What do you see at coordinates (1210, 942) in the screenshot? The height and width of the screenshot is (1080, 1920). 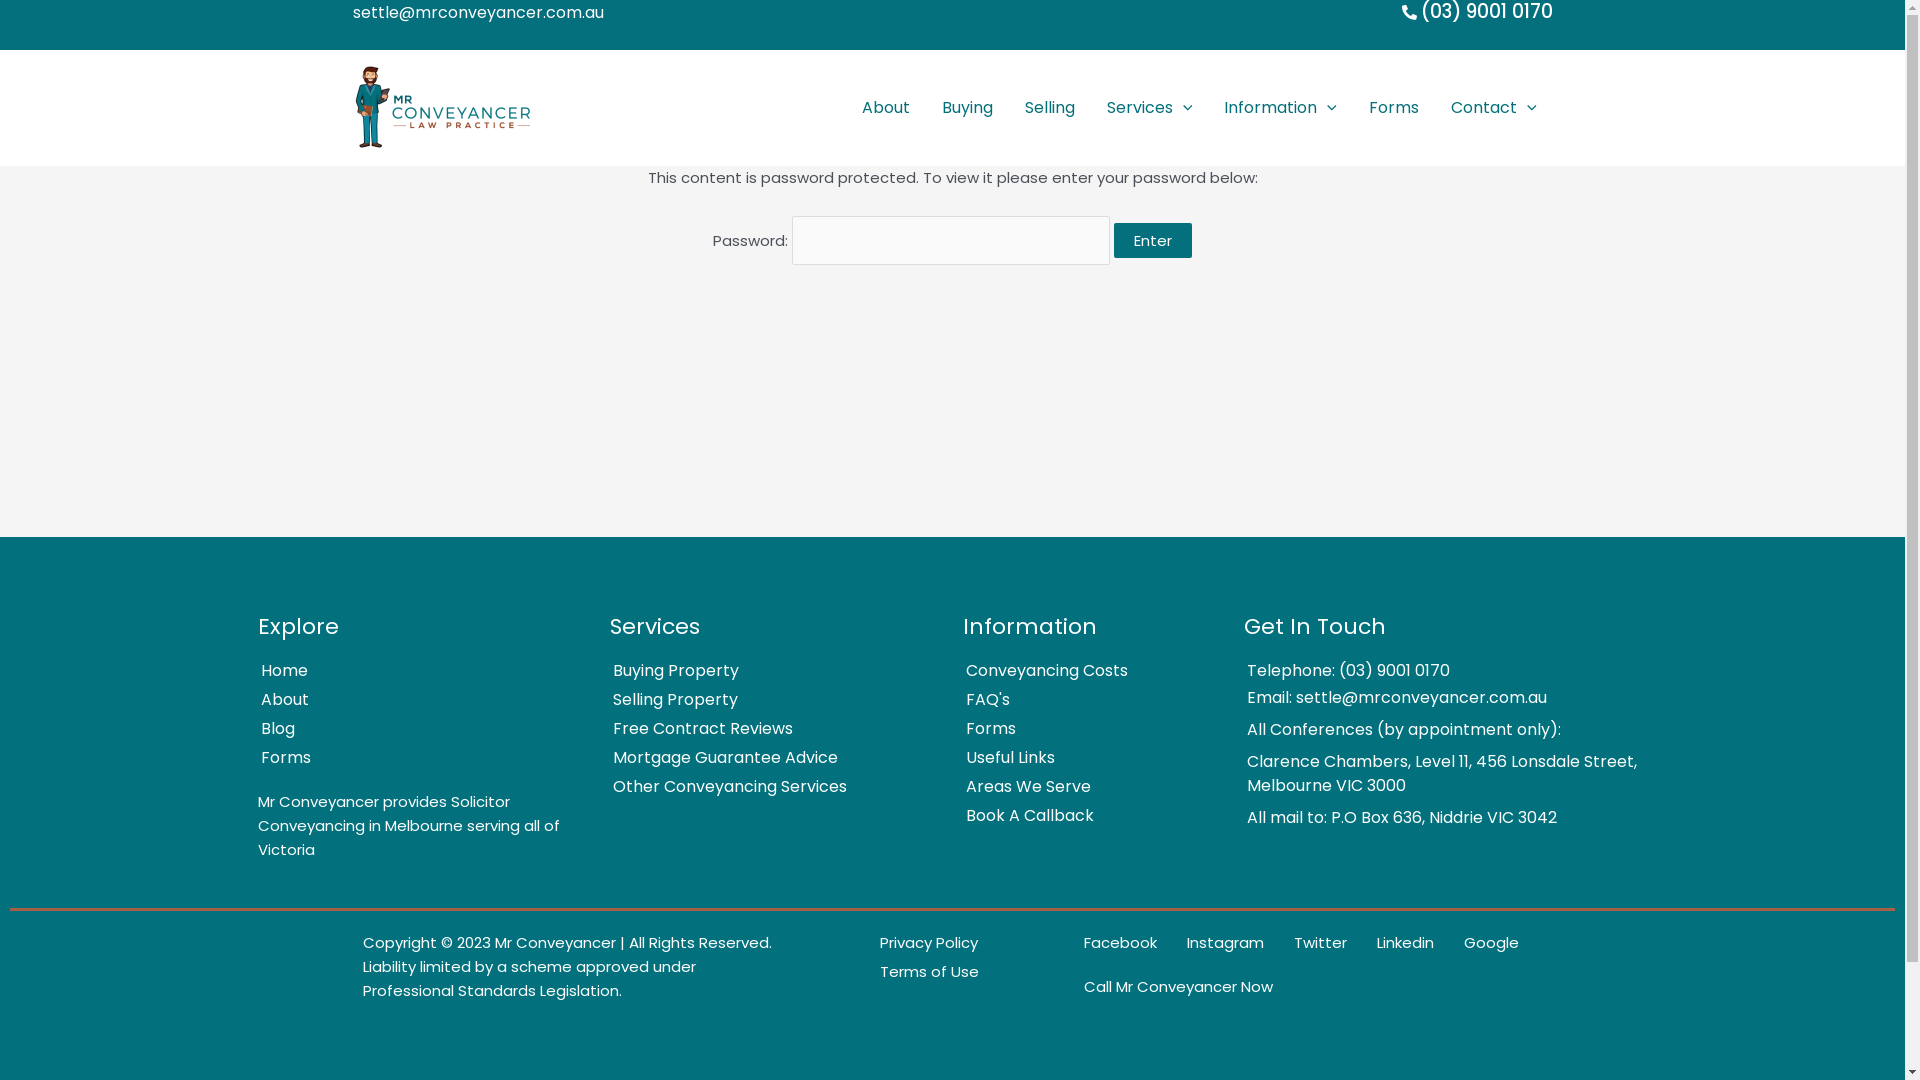 I see `'Instagram'` at bounding box center [1210, 942].